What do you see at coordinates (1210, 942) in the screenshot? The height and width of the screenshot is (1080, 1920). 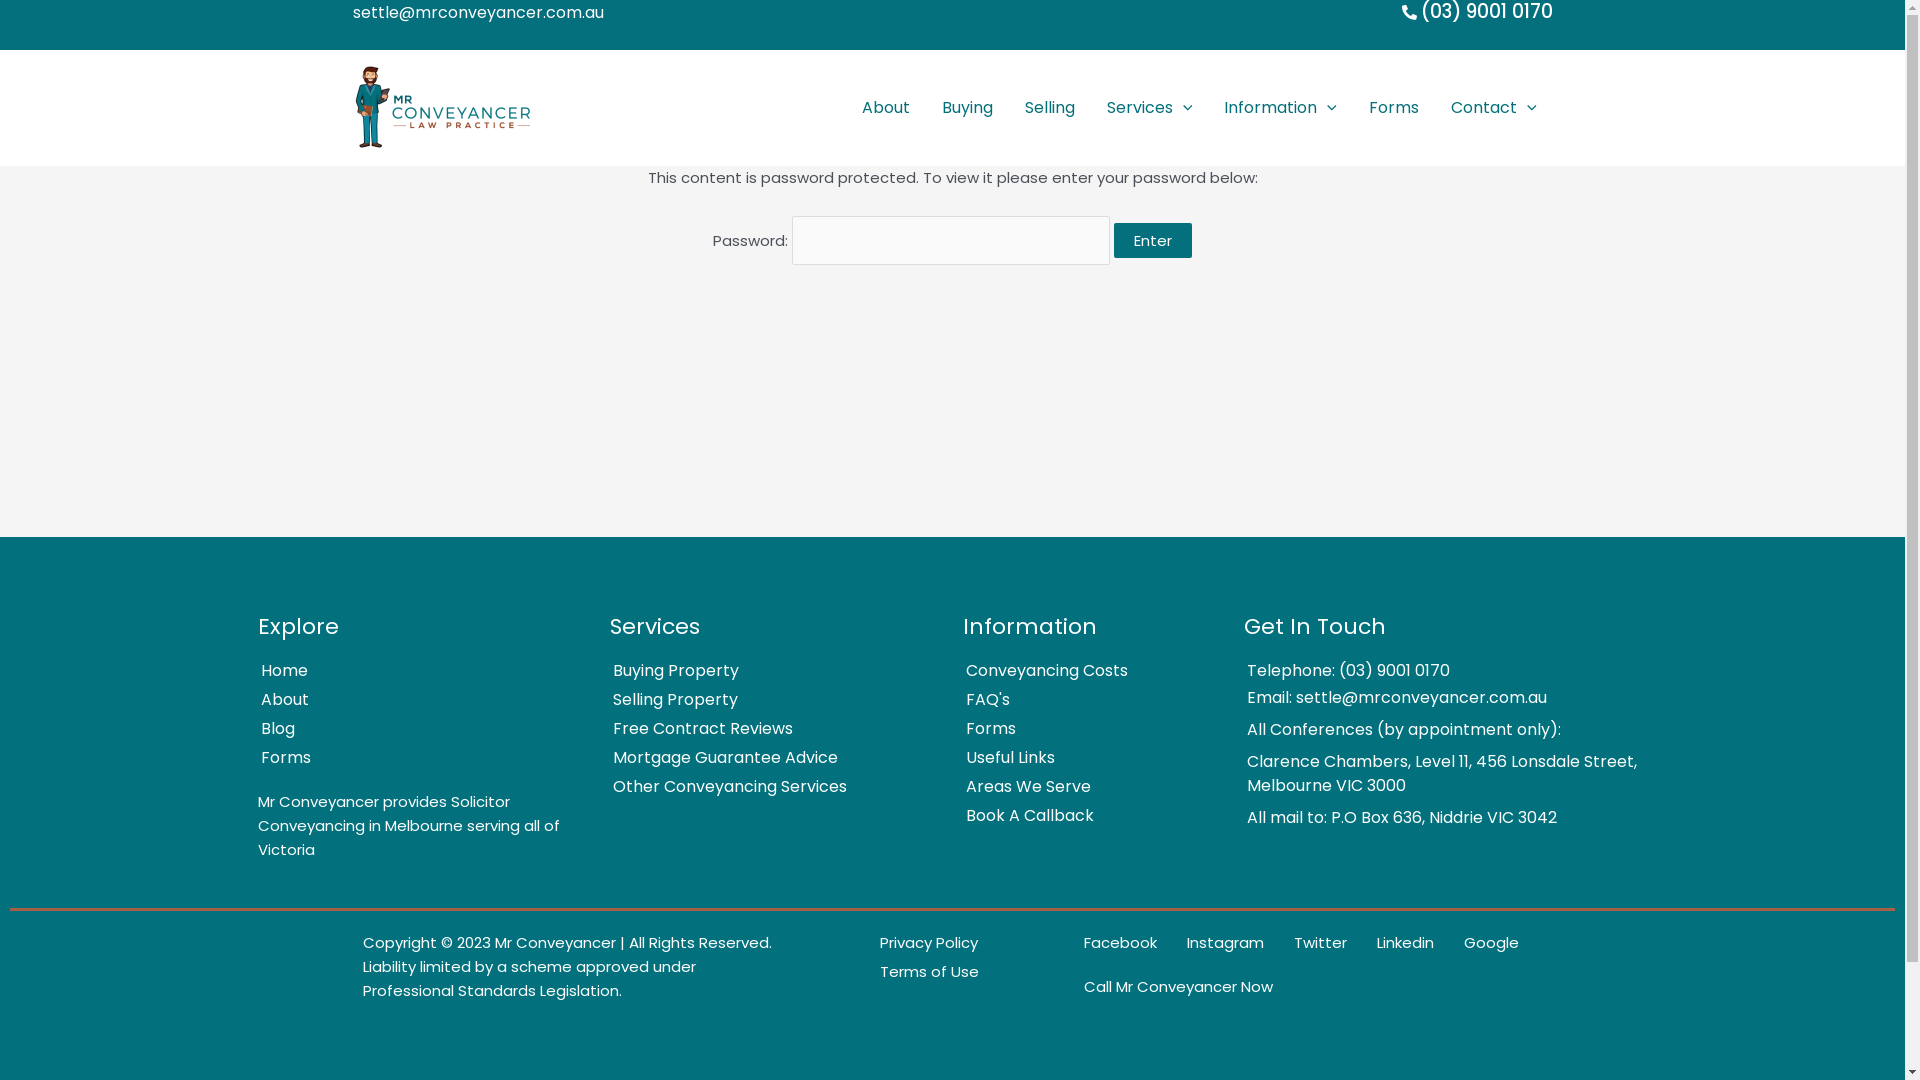 I see `'Instagram'` at bounding box center [1210, 942].